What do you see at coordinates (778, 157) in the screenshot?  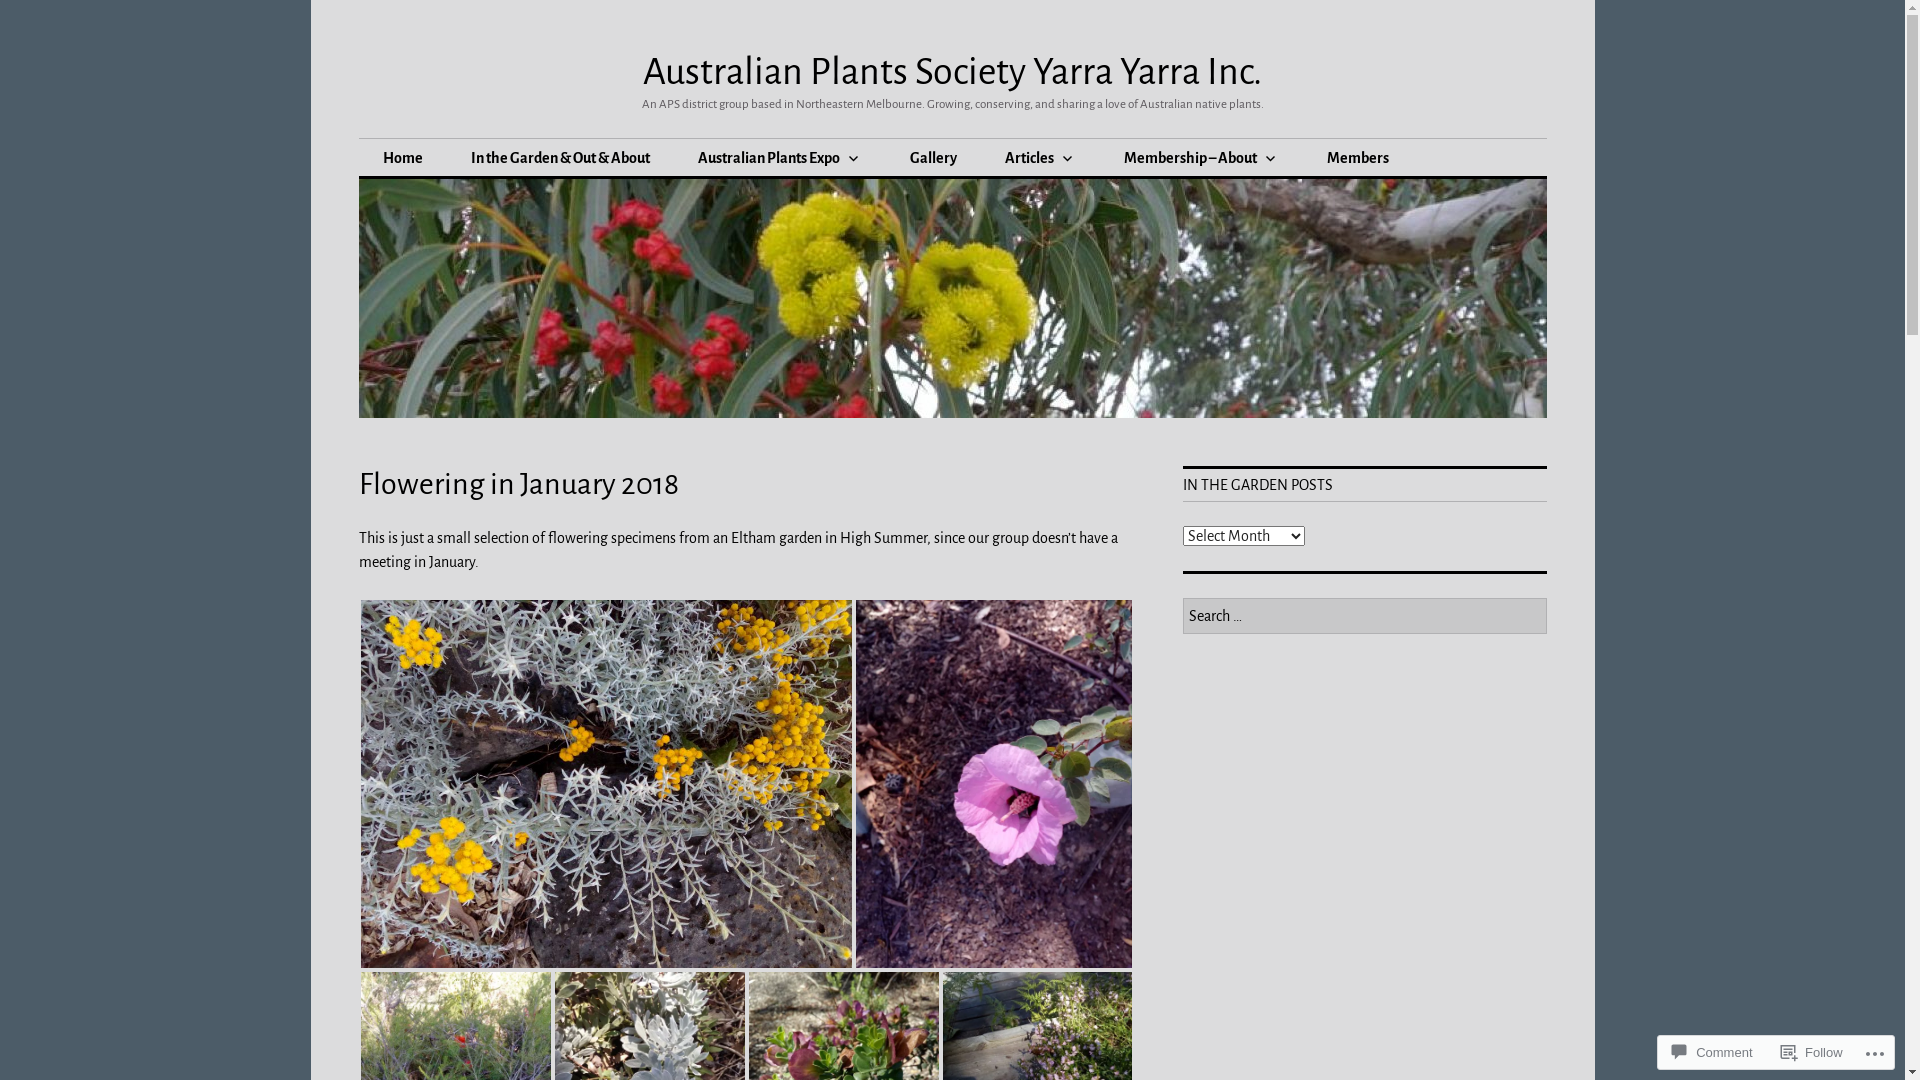 I see `'Australian Plants Expo'` at bounding box center [778, 157].